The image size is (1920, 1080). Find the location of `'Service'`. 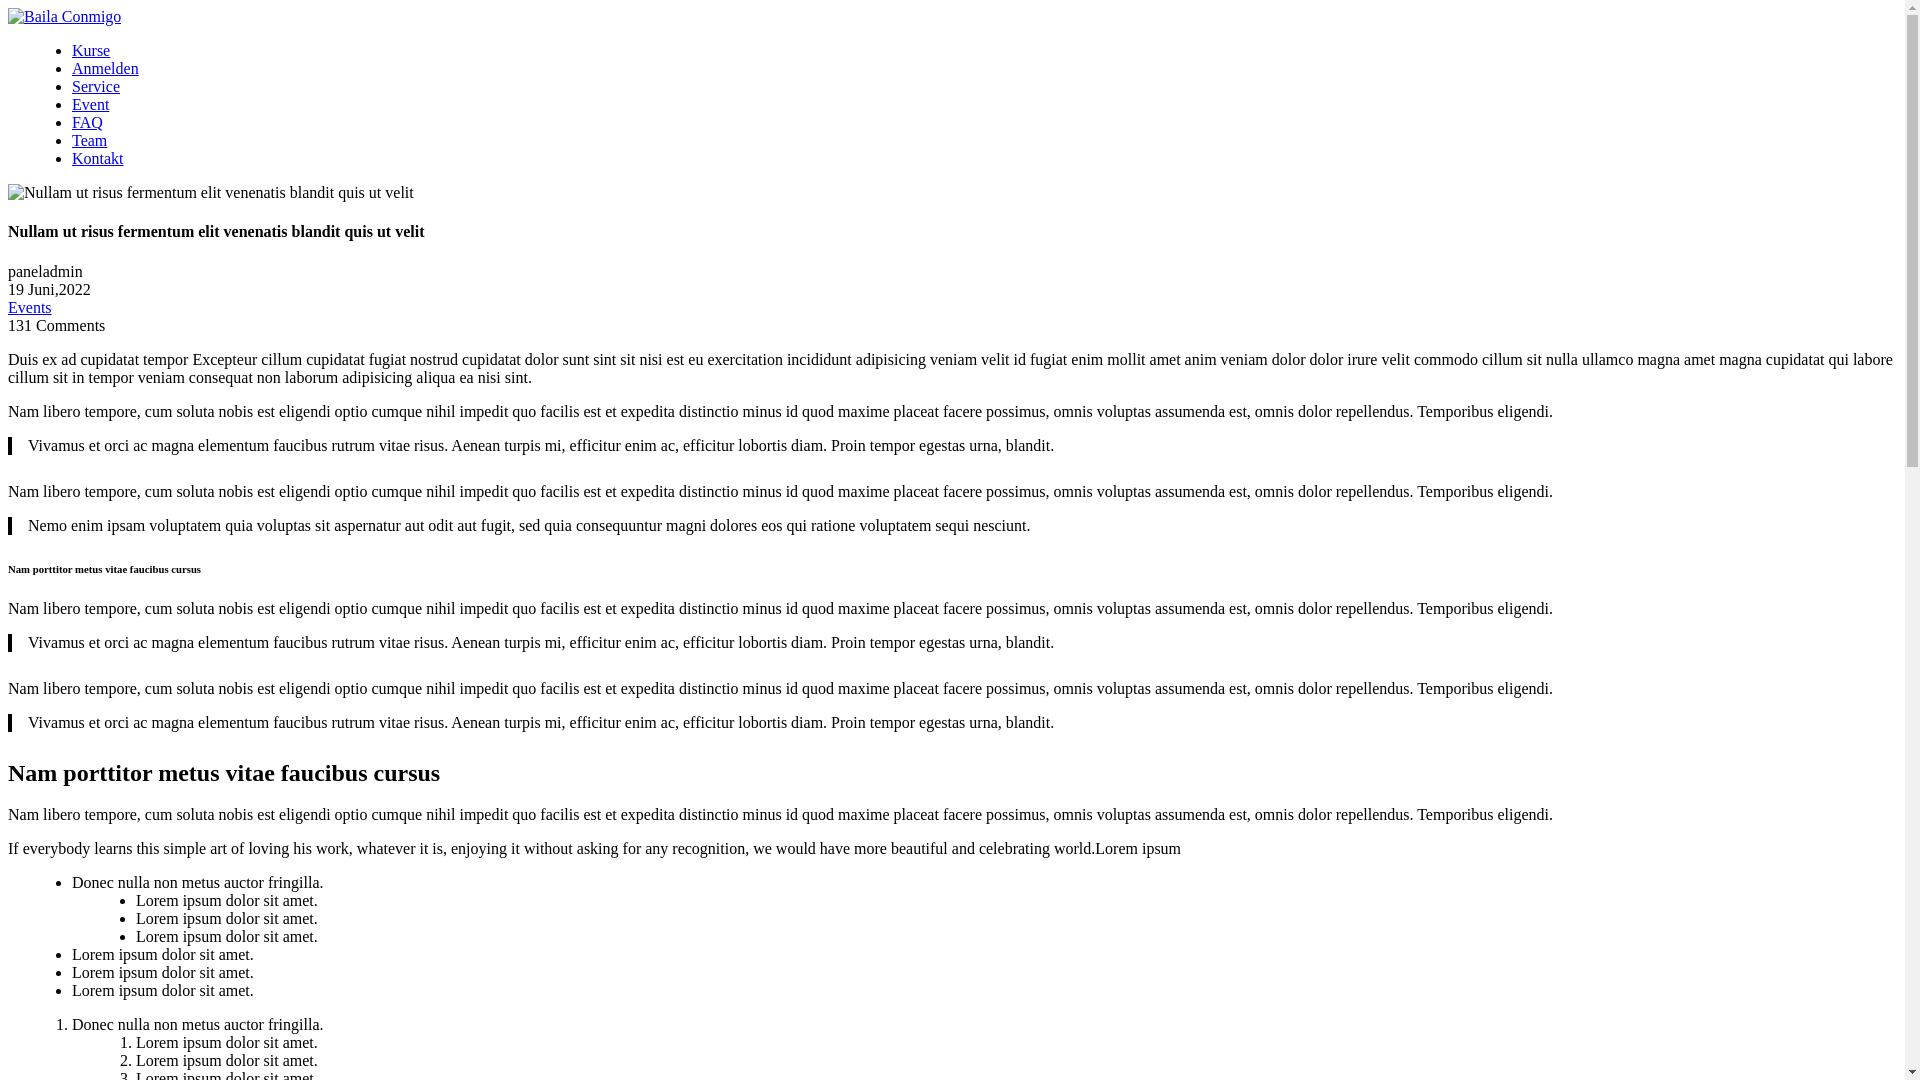

'Service' is located at coordinates (95, 85).